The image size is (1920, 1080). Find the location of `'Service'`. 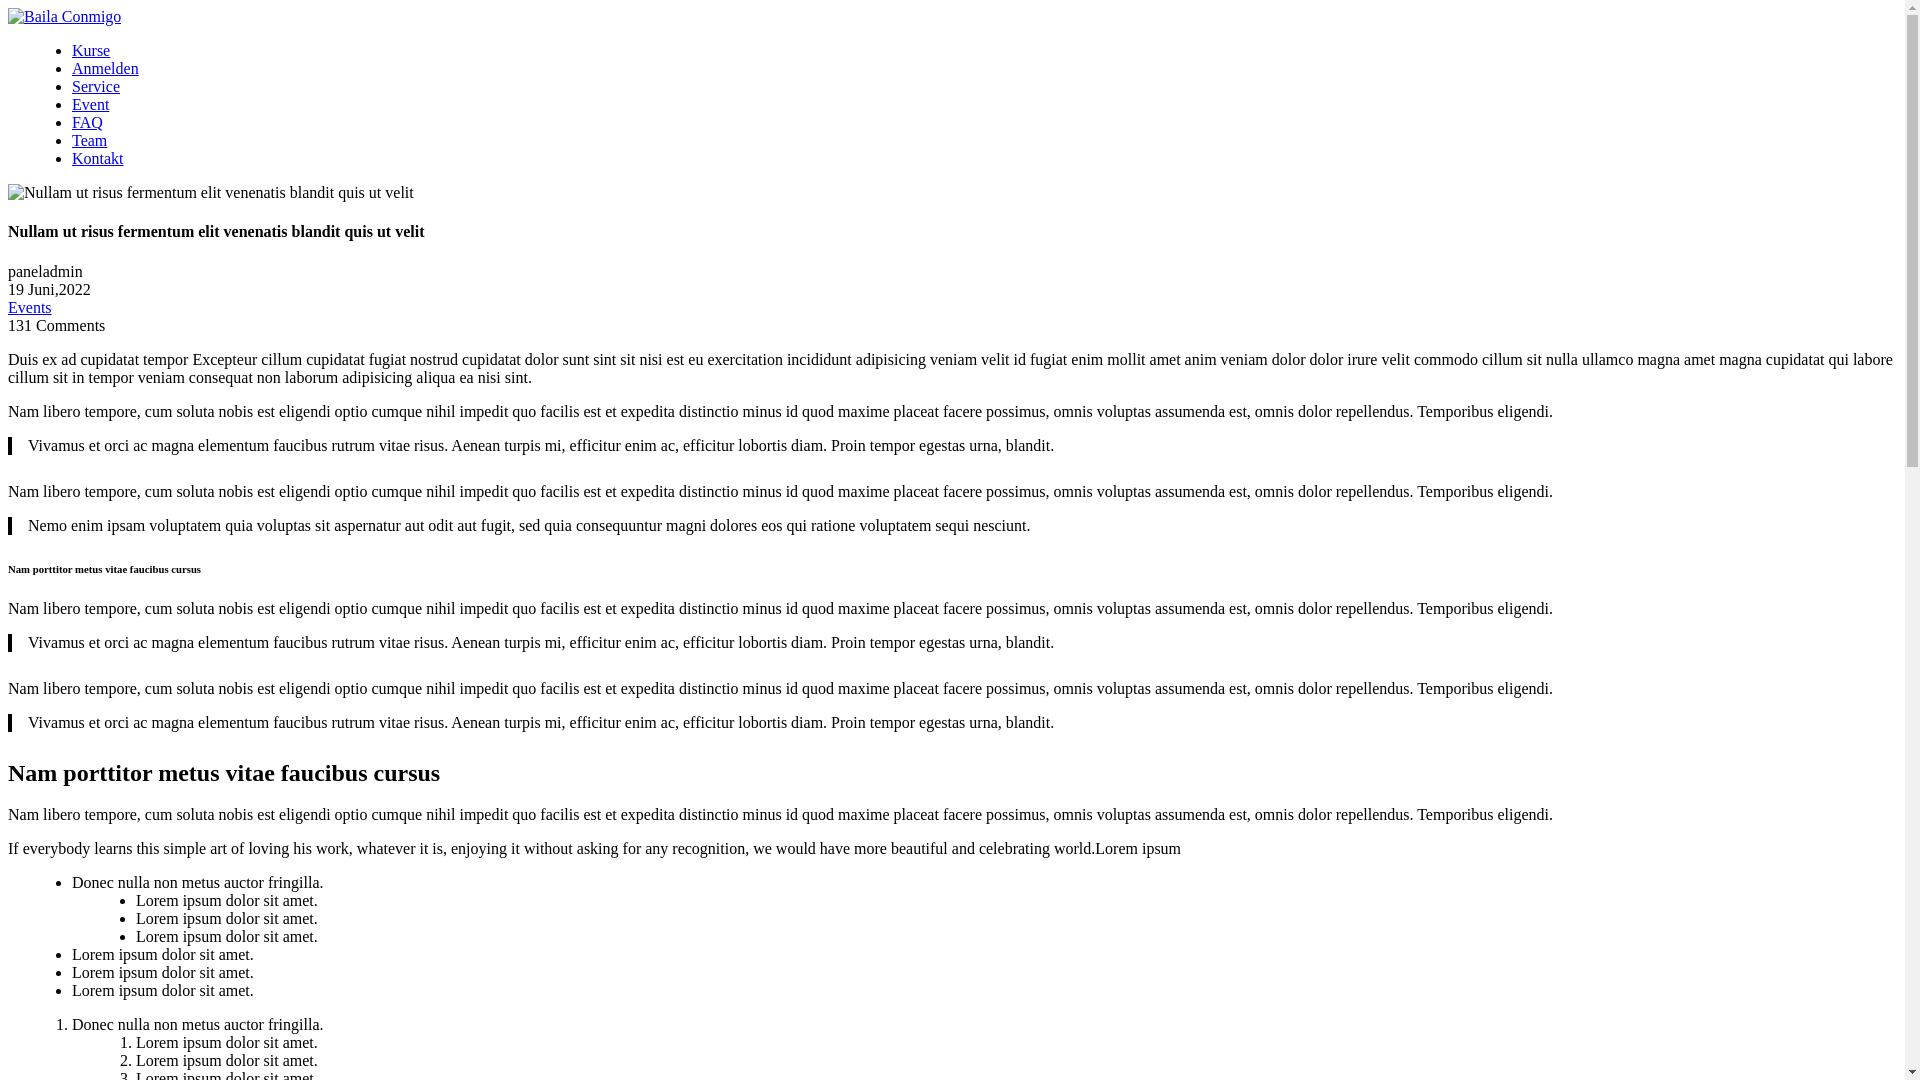

'Service' is located at coordinates (95, 85).